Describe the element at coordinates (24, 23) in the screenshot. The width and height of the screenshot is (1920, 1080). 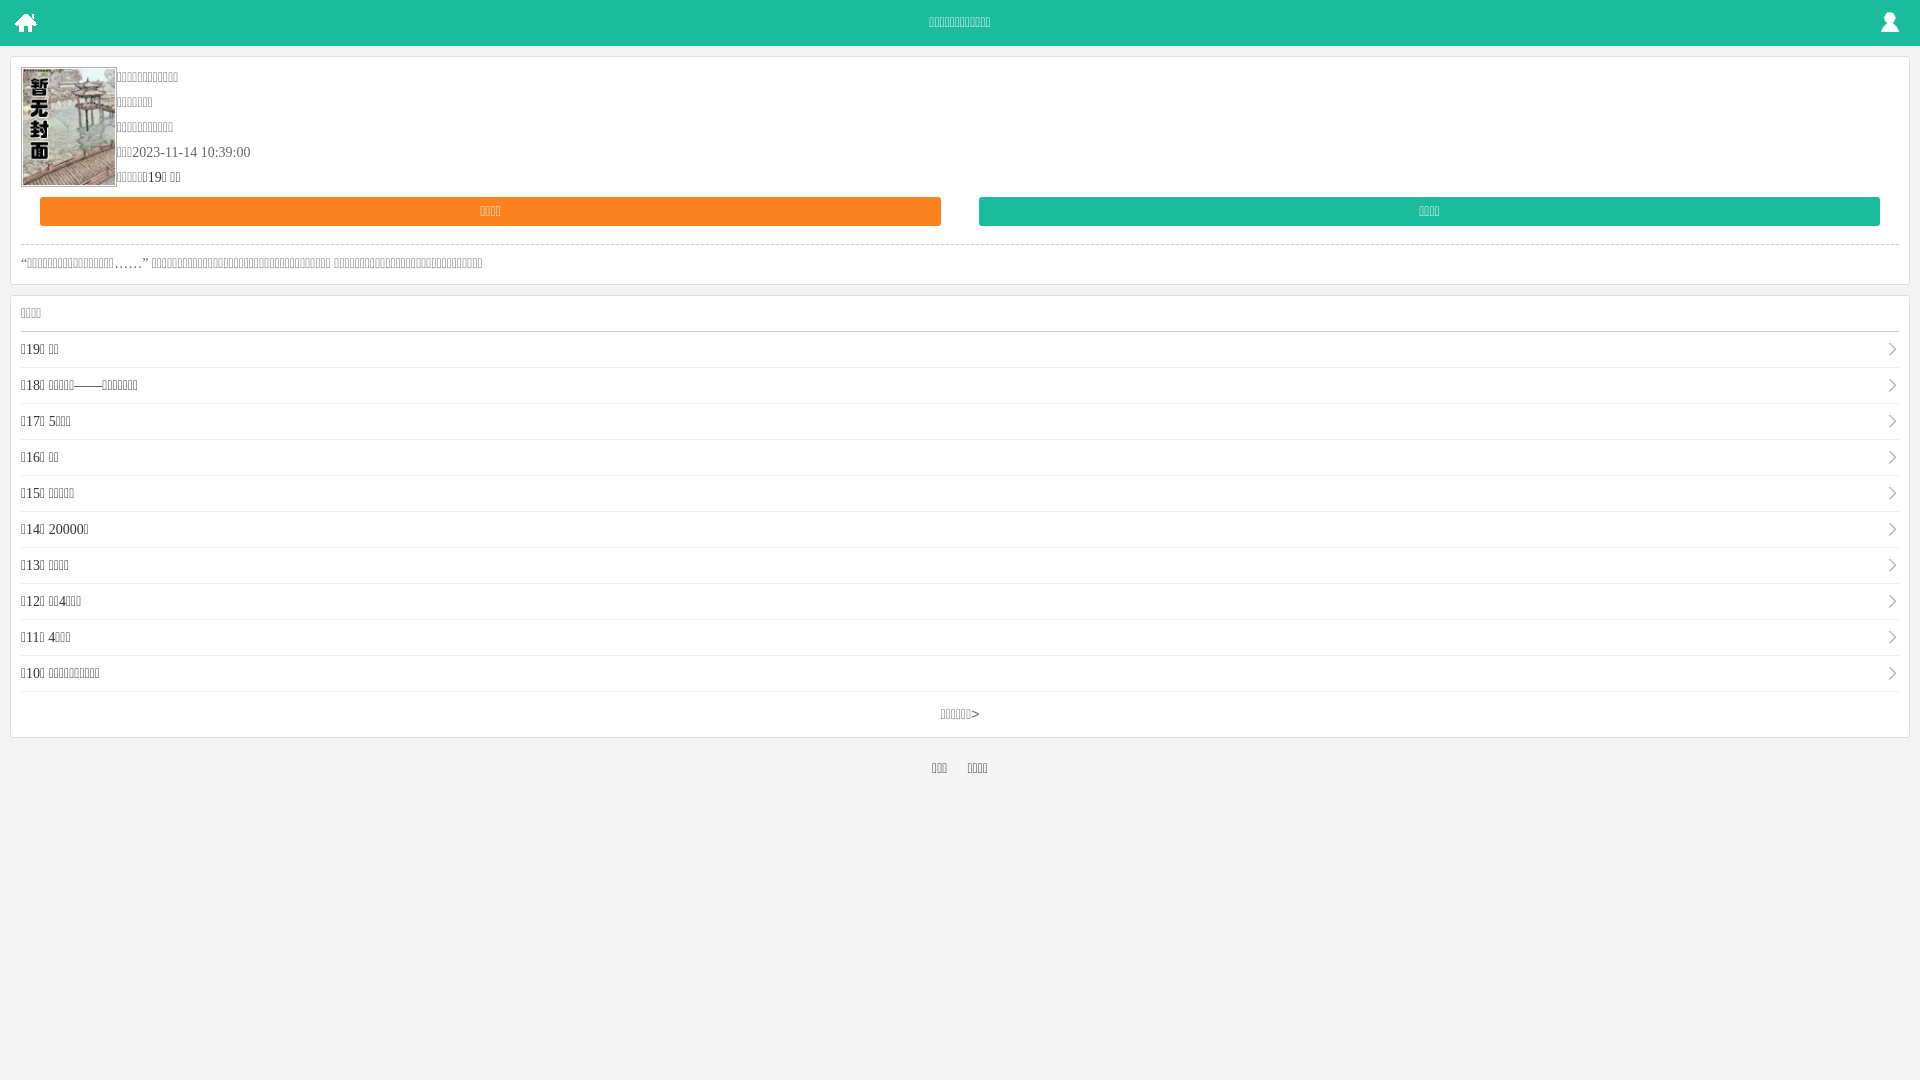
I see `' '` at that location.